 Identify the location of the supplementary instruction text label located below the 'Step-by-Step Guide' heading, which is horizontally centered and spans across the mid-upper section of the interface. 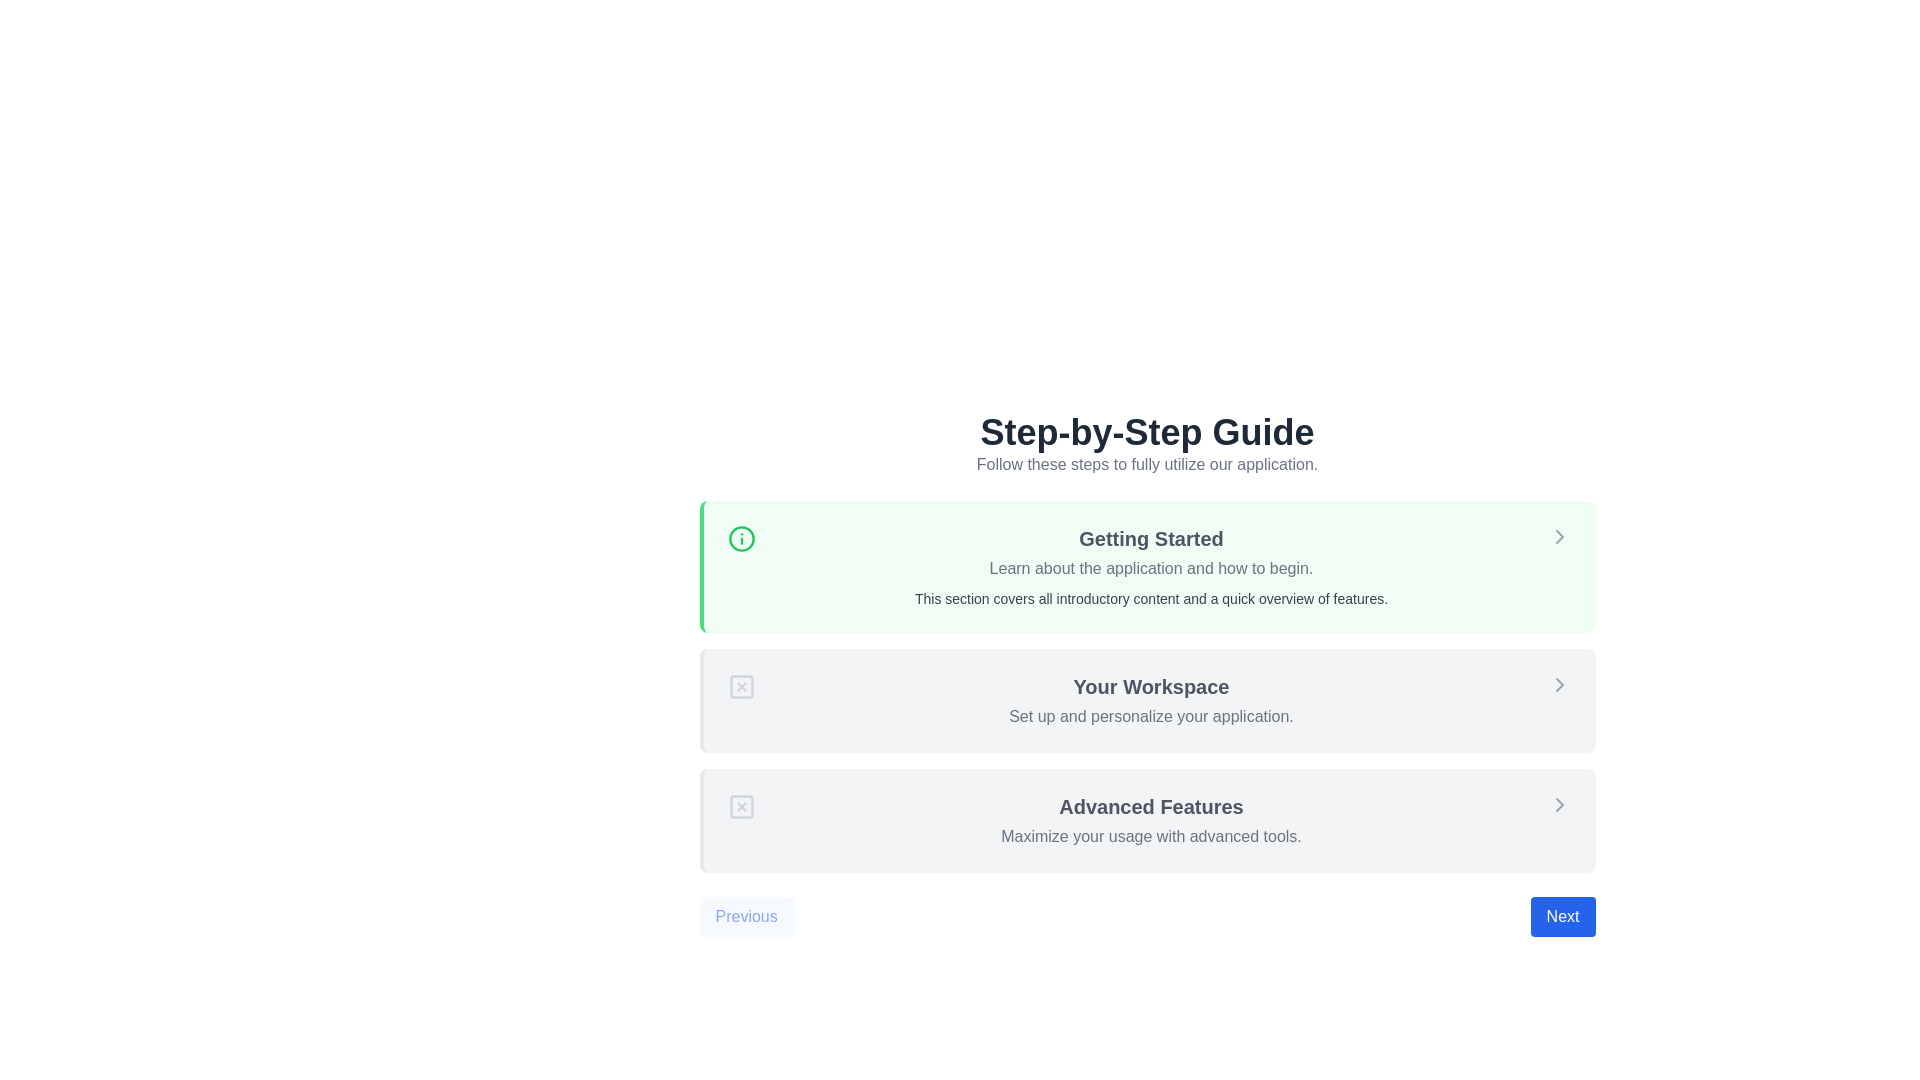
(1147, 465).